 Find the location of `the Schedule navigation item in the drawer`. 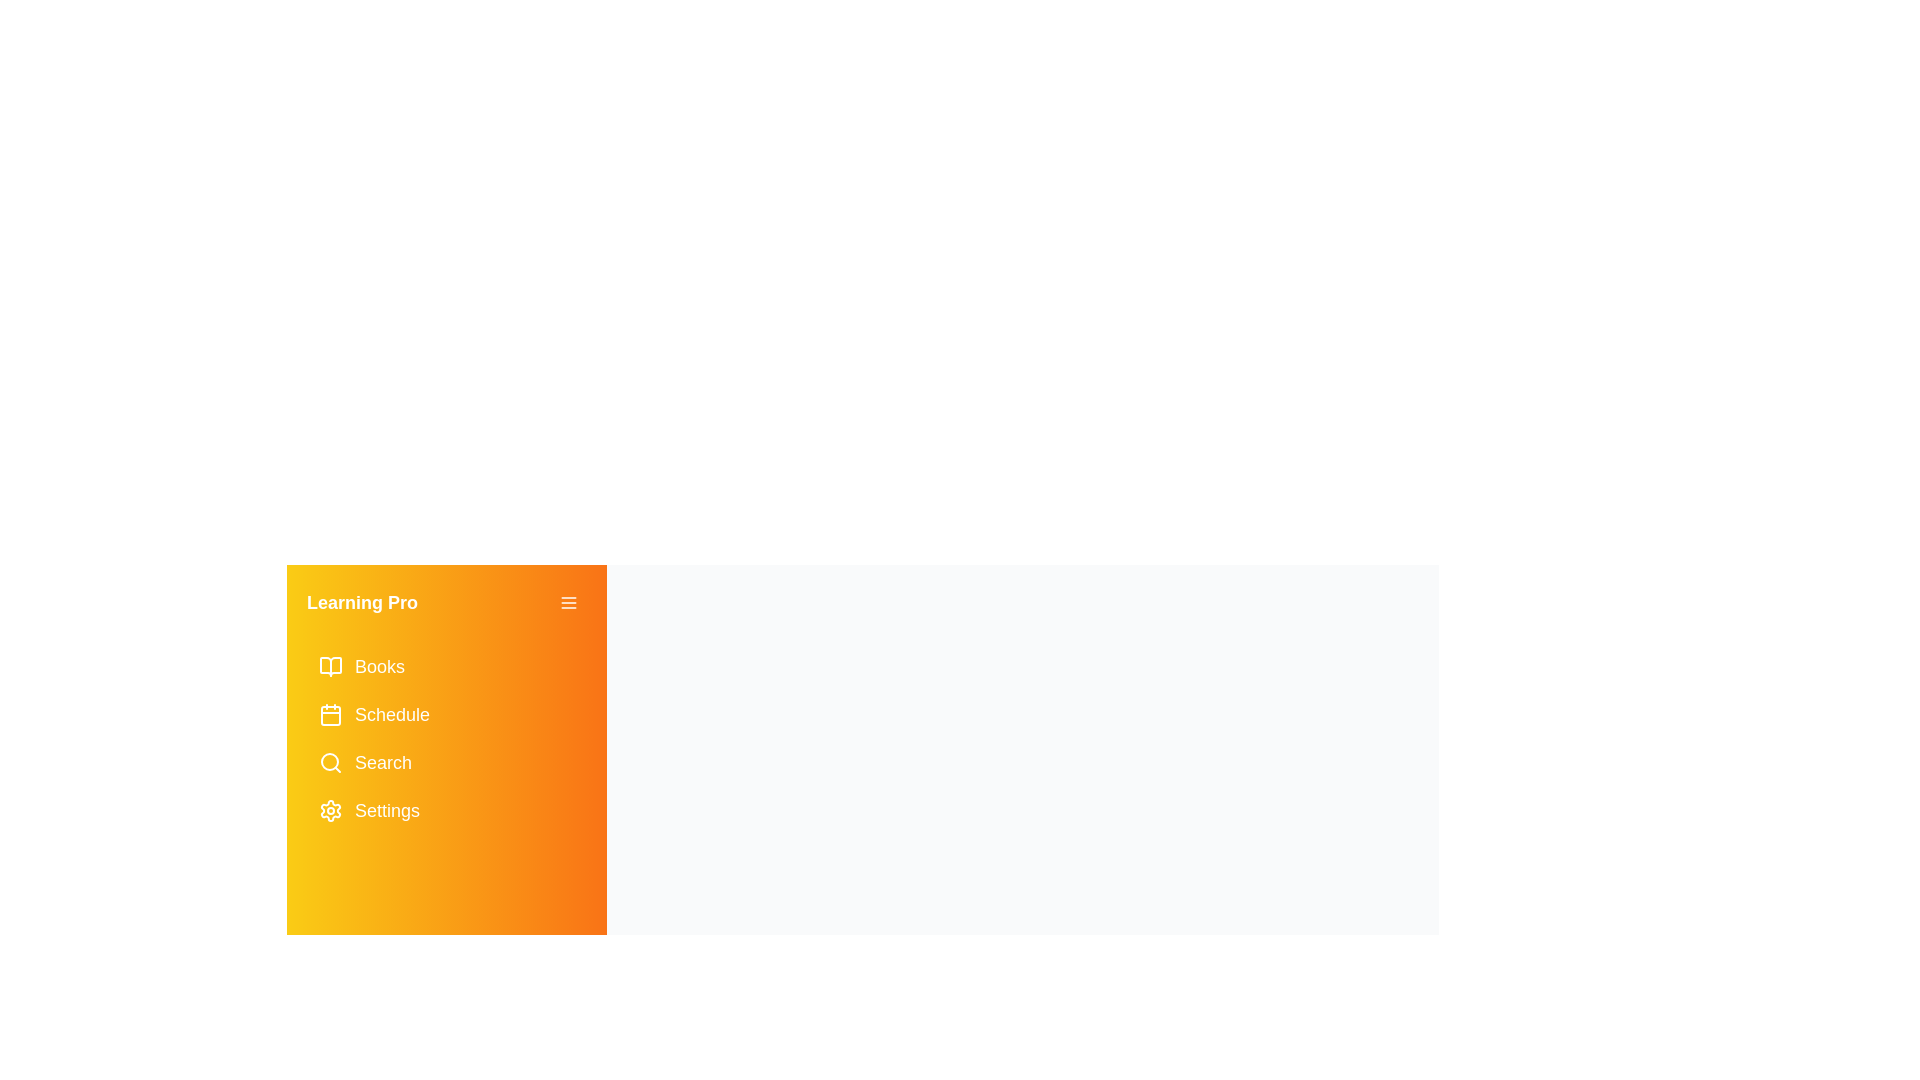

the Schedule navigation item in the drawer is located at coordinates (445, 713).